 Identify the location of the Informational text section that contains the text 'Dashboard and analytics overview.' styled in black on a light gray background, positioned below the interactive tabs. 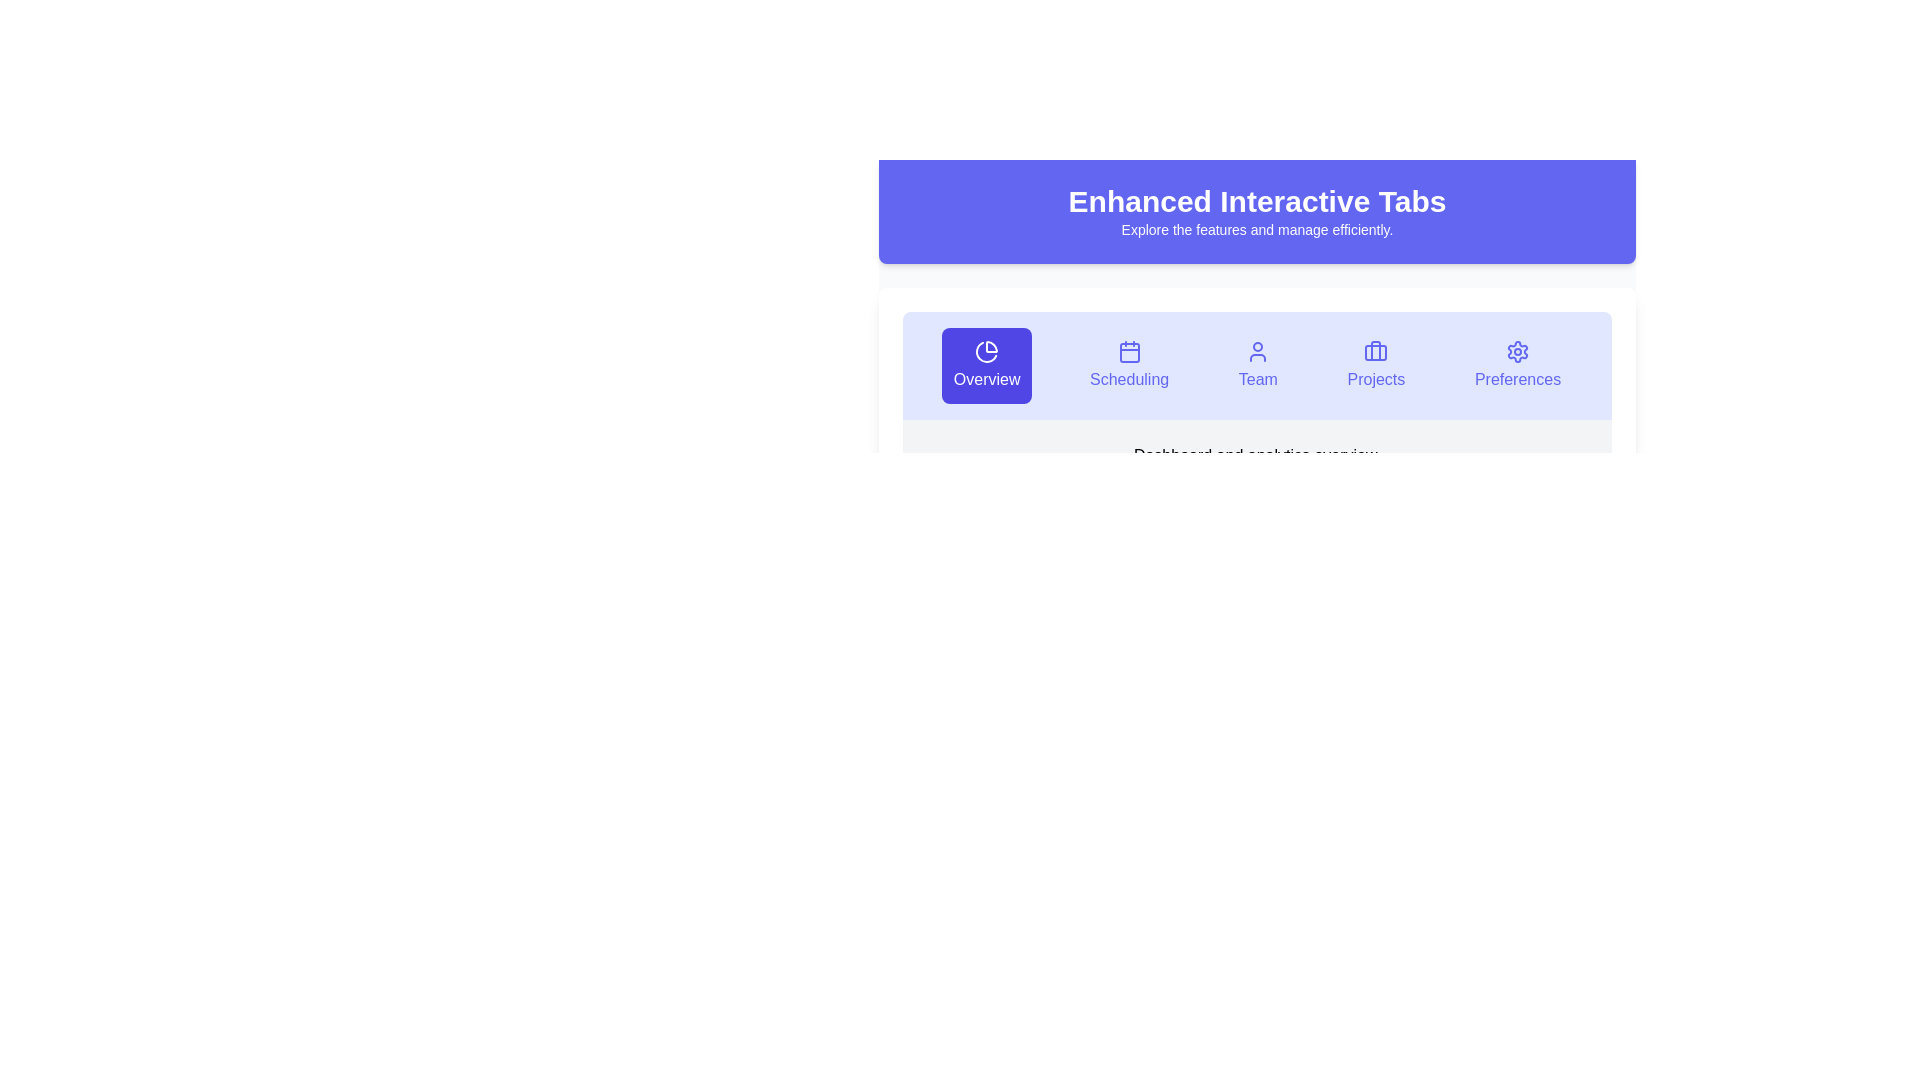
(1256, 455).